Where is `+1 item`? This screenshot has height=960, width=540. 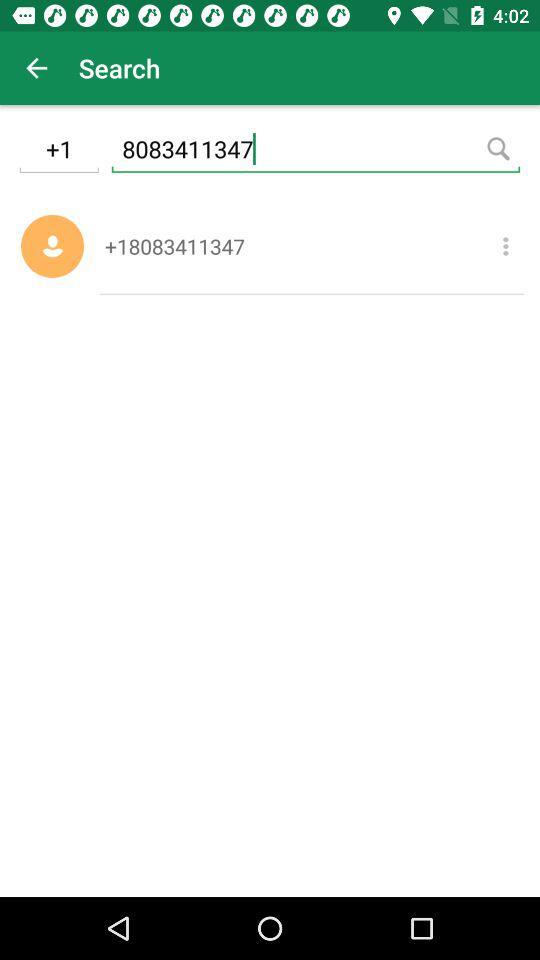 +1 item is located at coordinates (59, 151).